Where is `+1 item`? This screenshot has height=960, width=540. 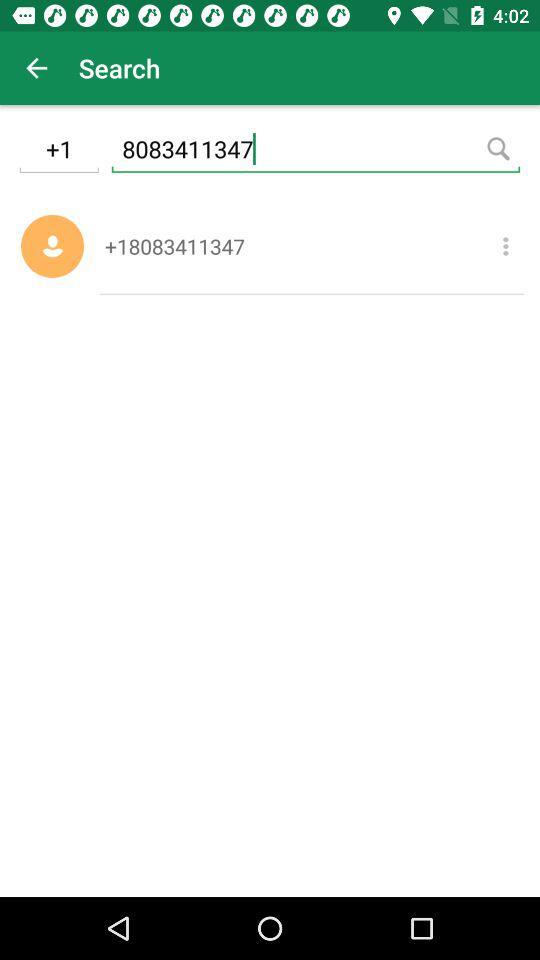 +1 item is located at coordinates (59, 151).